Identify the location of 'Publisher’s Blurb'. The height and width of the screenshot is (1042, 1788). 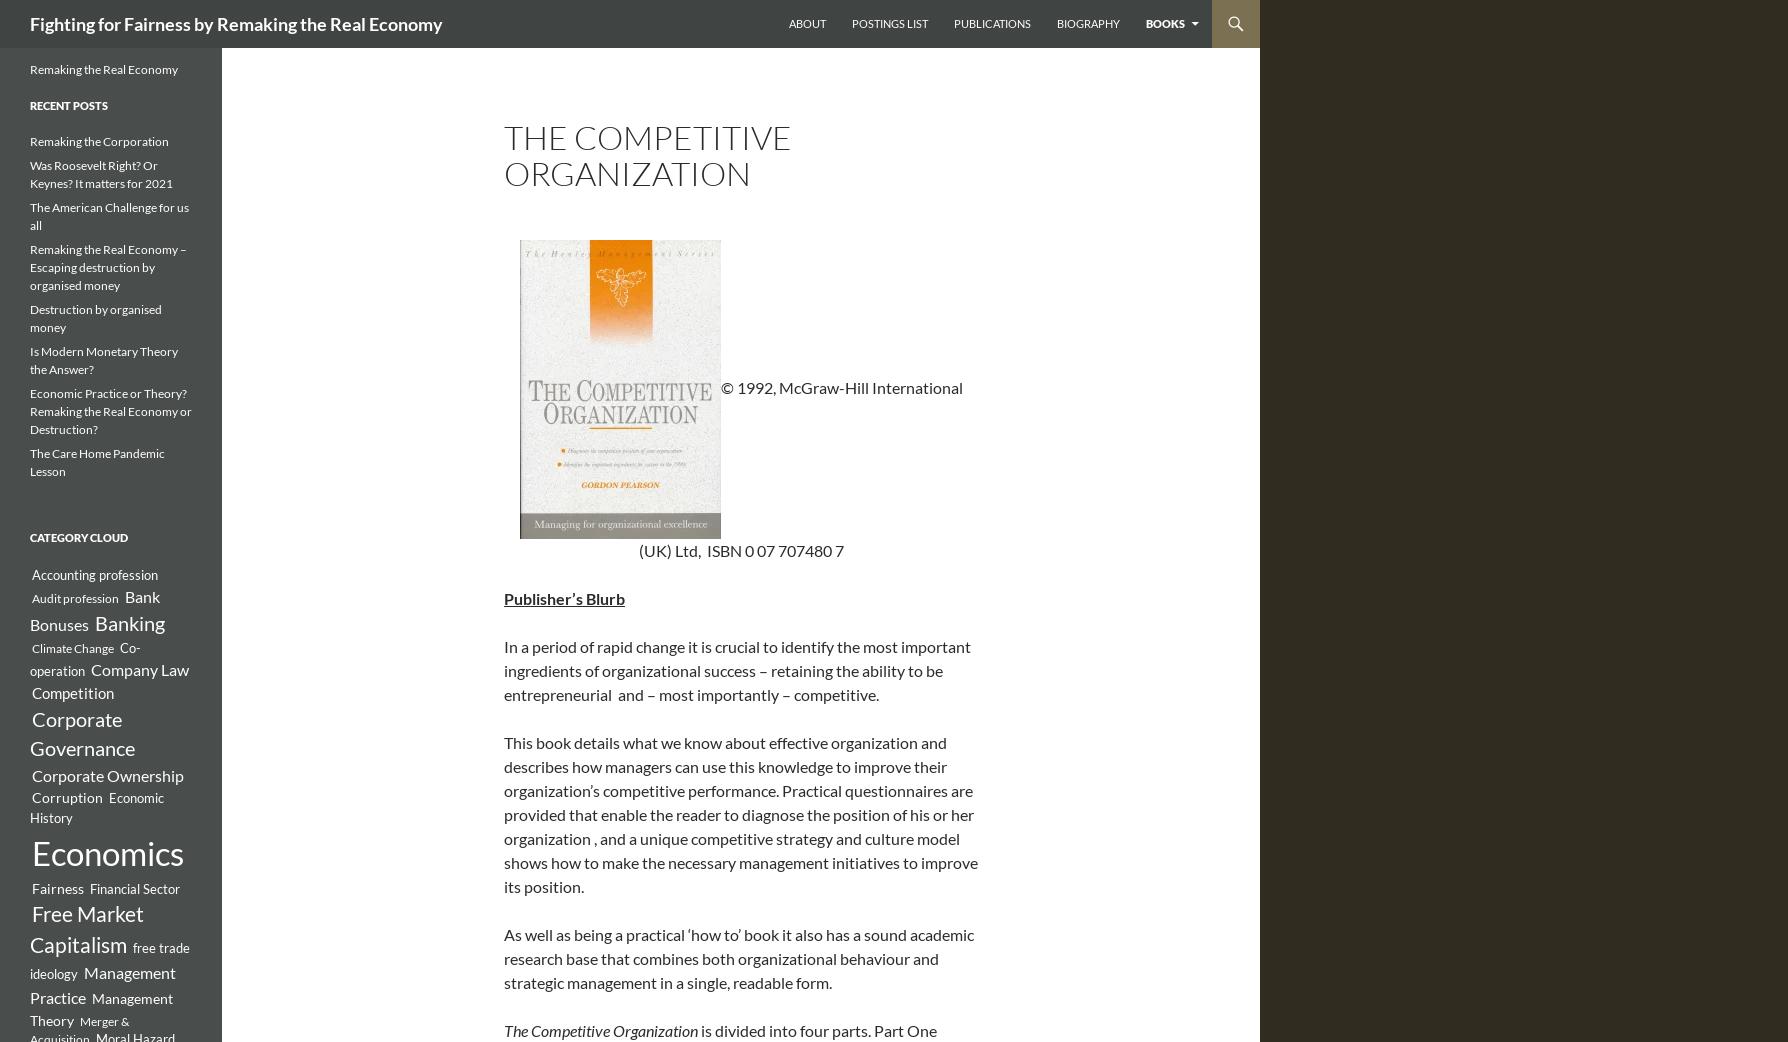
(564, 597).